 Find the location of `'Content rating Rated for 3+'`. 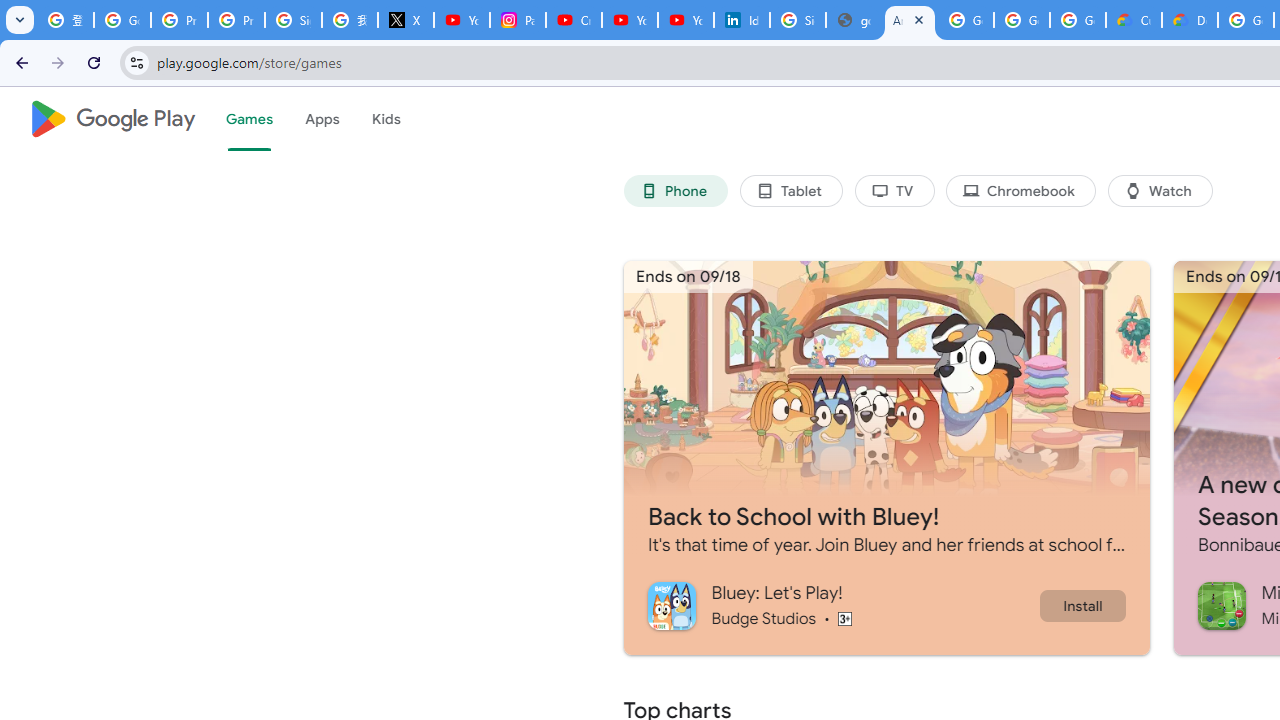

'Content rating Rated for 3+' is located at coordinates (844, 617).